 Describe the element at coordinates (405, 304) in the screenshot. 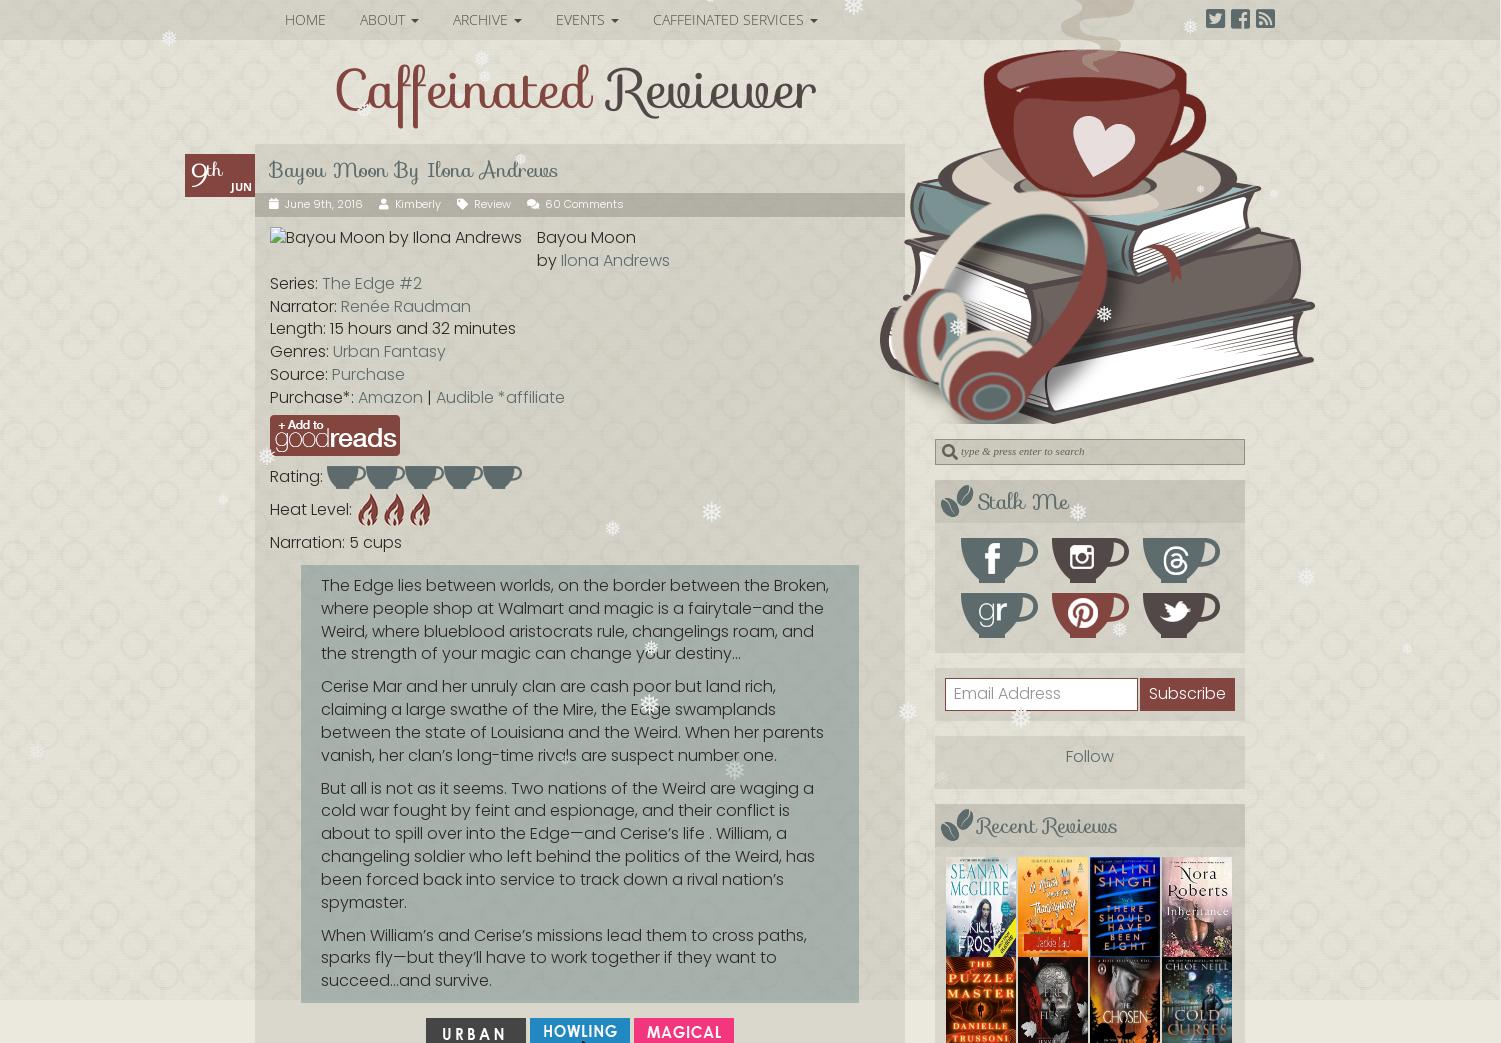

I see `'Renée Raudman'` at that location.